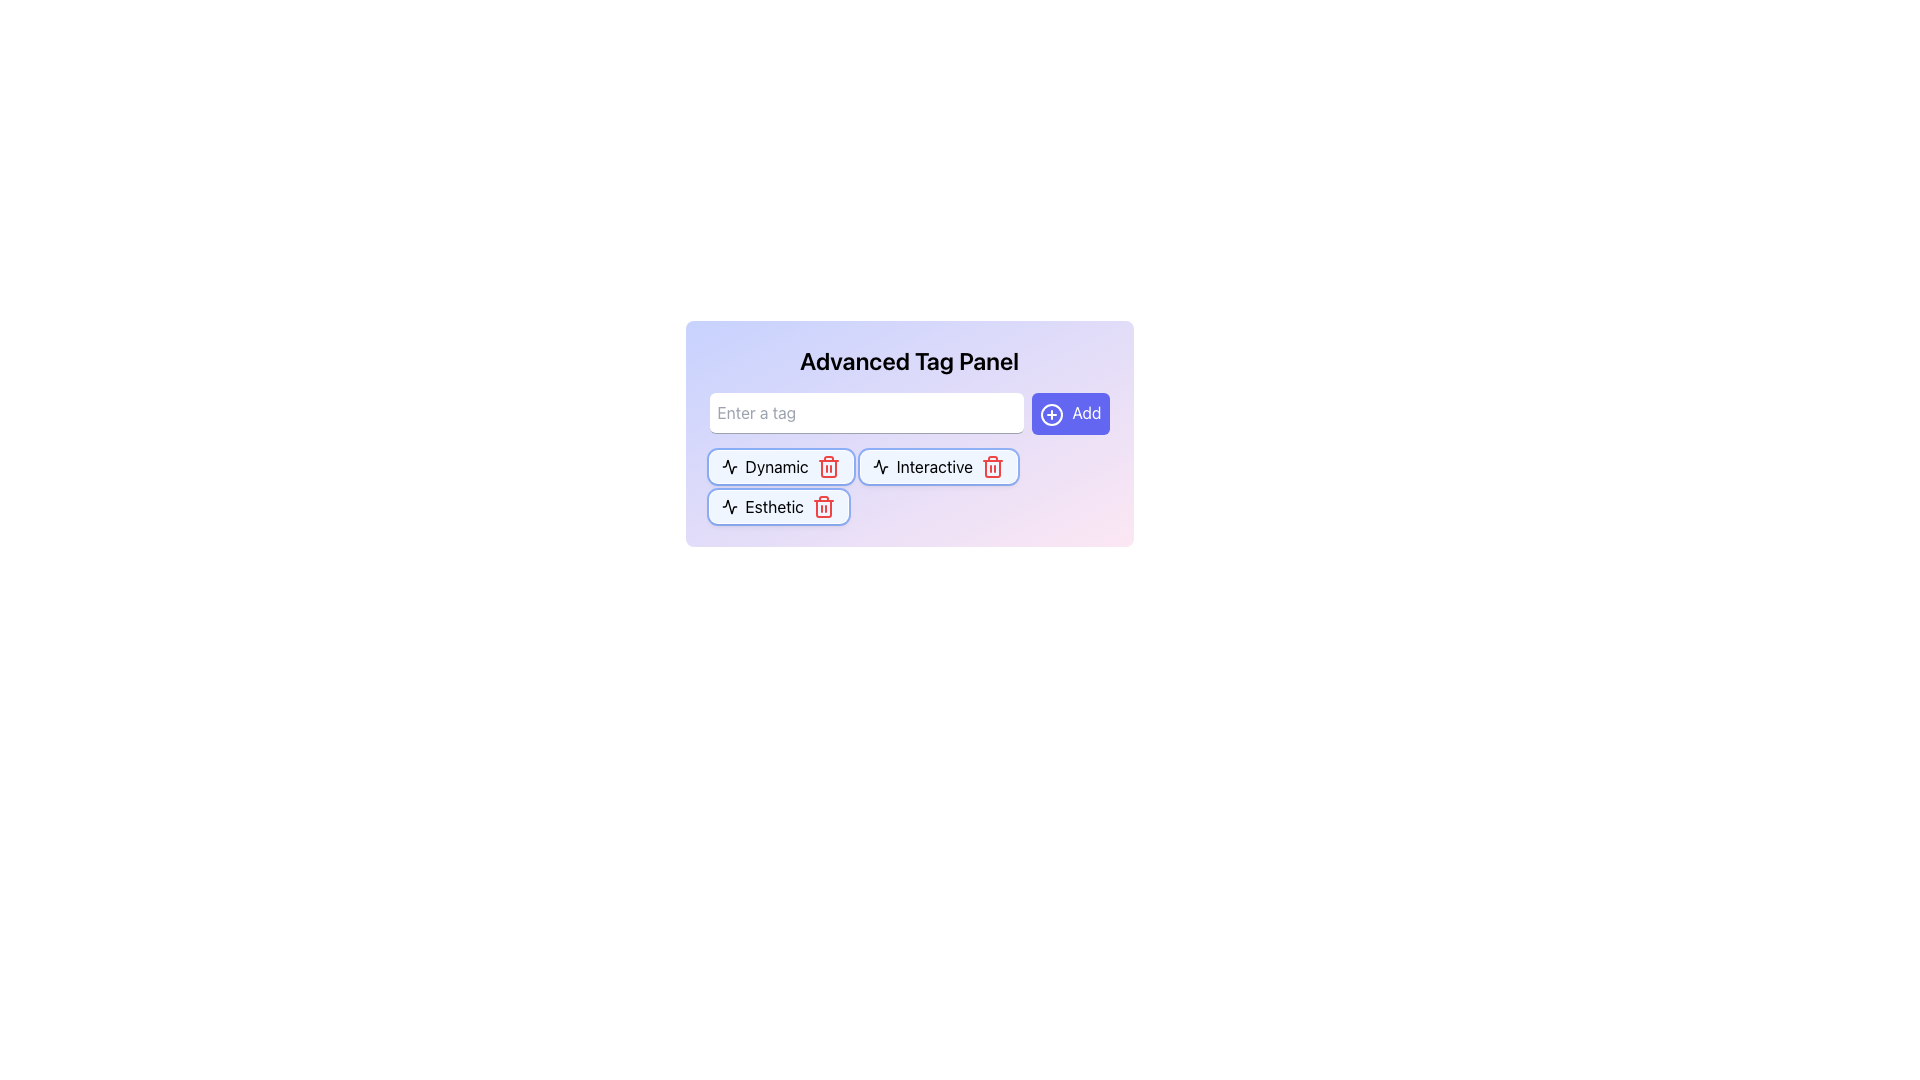 The image size is (1920, 1080). Describe the element at coordinates (880, 466) in the screenshot. I see `the activity icon located on the far left of the blue-bordered 'Interactive' button, which enhances the button's recognition and usability` at that location.